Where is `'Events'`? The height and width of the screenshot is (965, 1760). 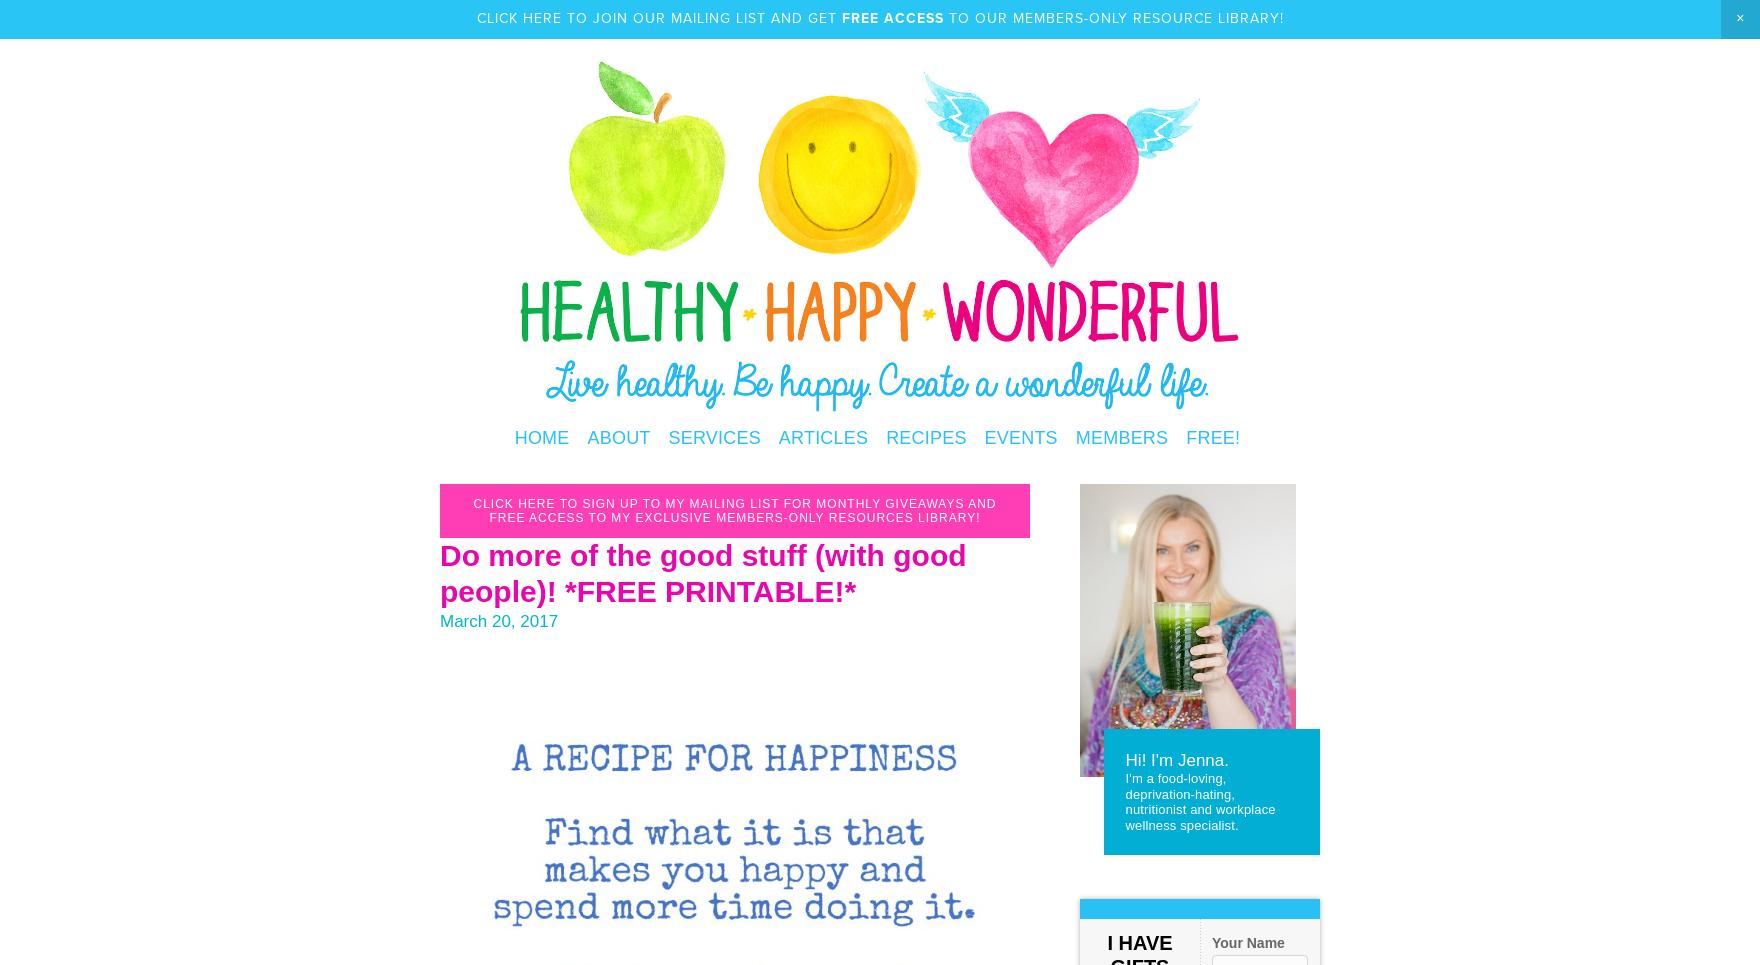
'Events' is located at coordinates (984, 438).